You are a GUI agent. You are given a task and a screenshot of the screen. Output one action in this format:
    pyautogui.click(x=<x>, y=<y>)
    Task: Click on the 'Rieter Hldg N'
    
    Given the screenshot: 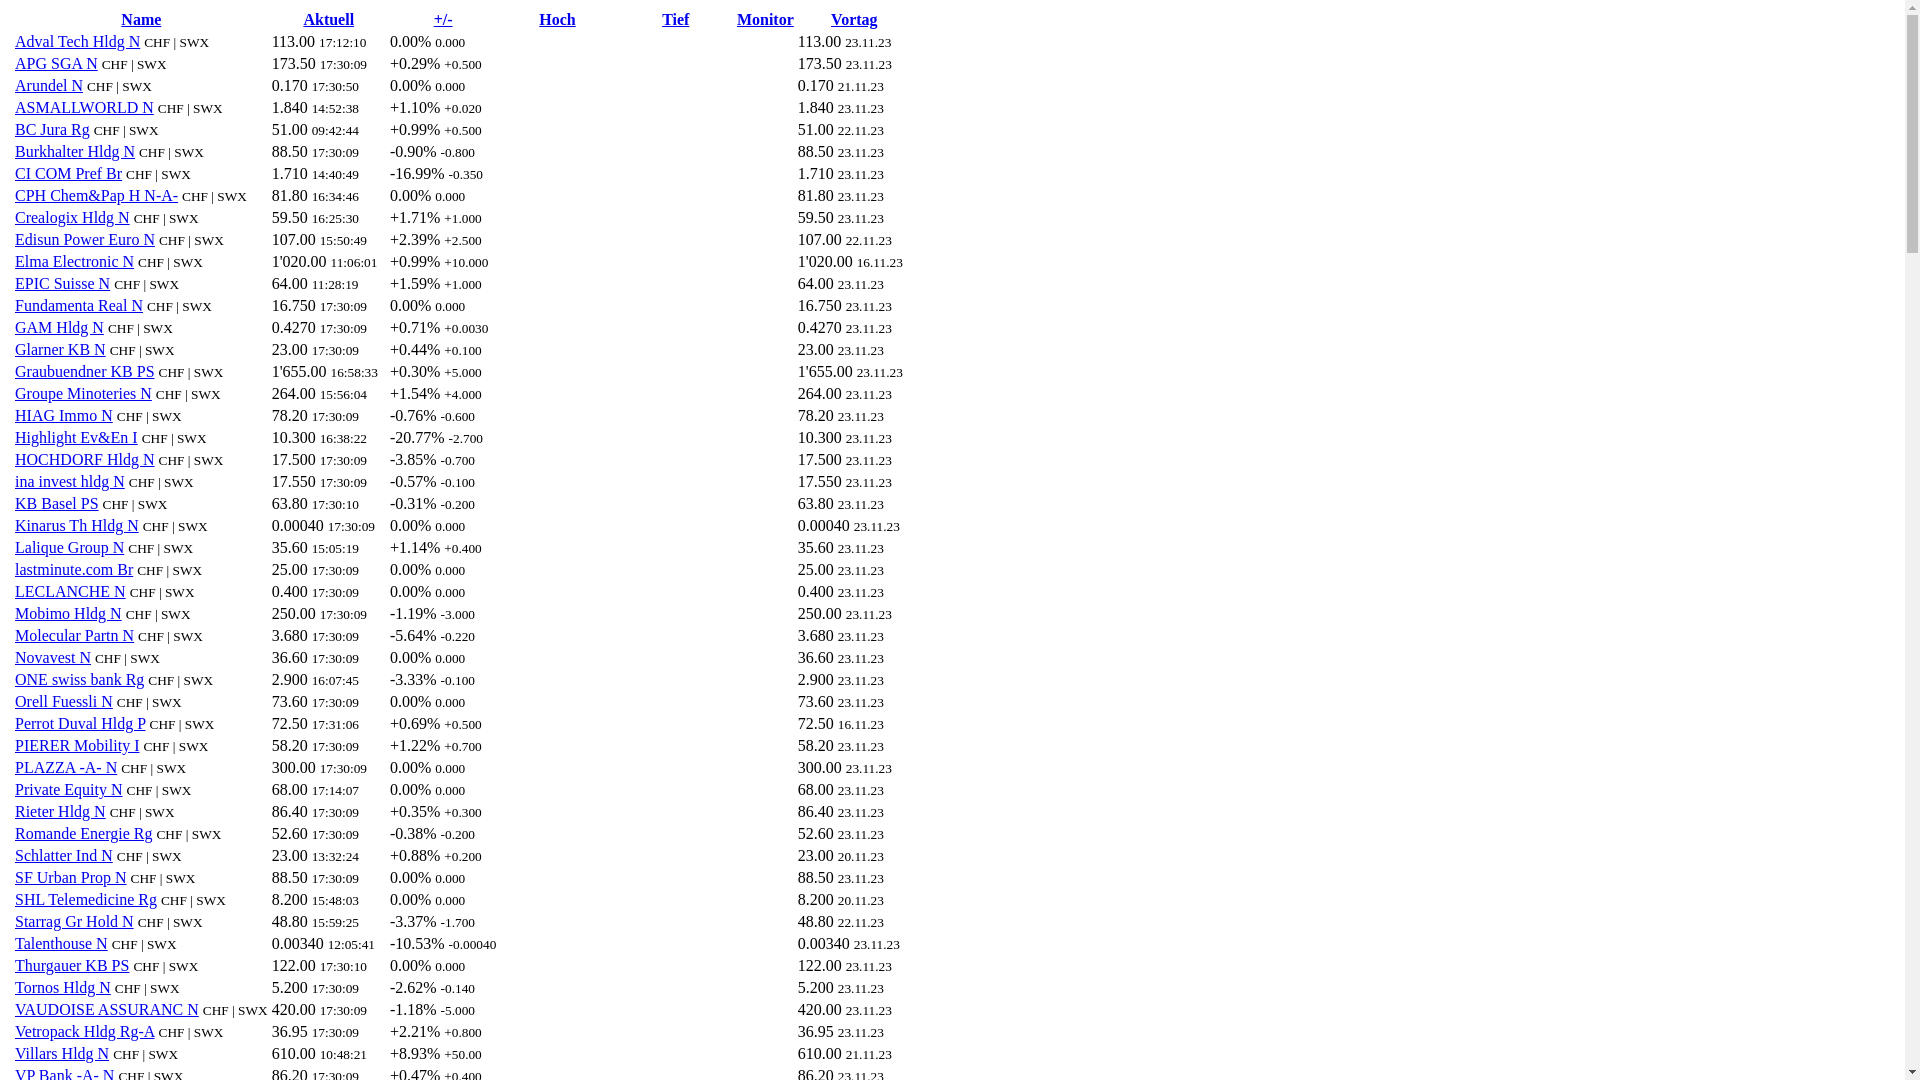 What is the action you would take?
    pyautogui.click(x=60, y=811)
    